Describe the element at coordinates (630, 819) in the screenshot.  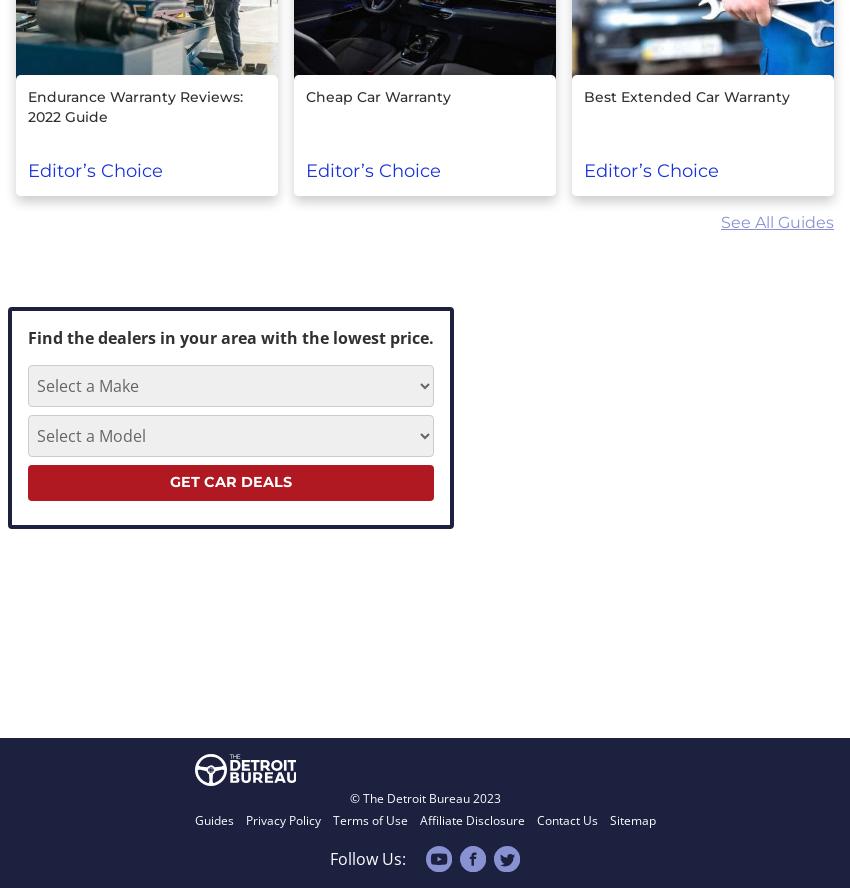
I see `'Sitemap'` at that location.